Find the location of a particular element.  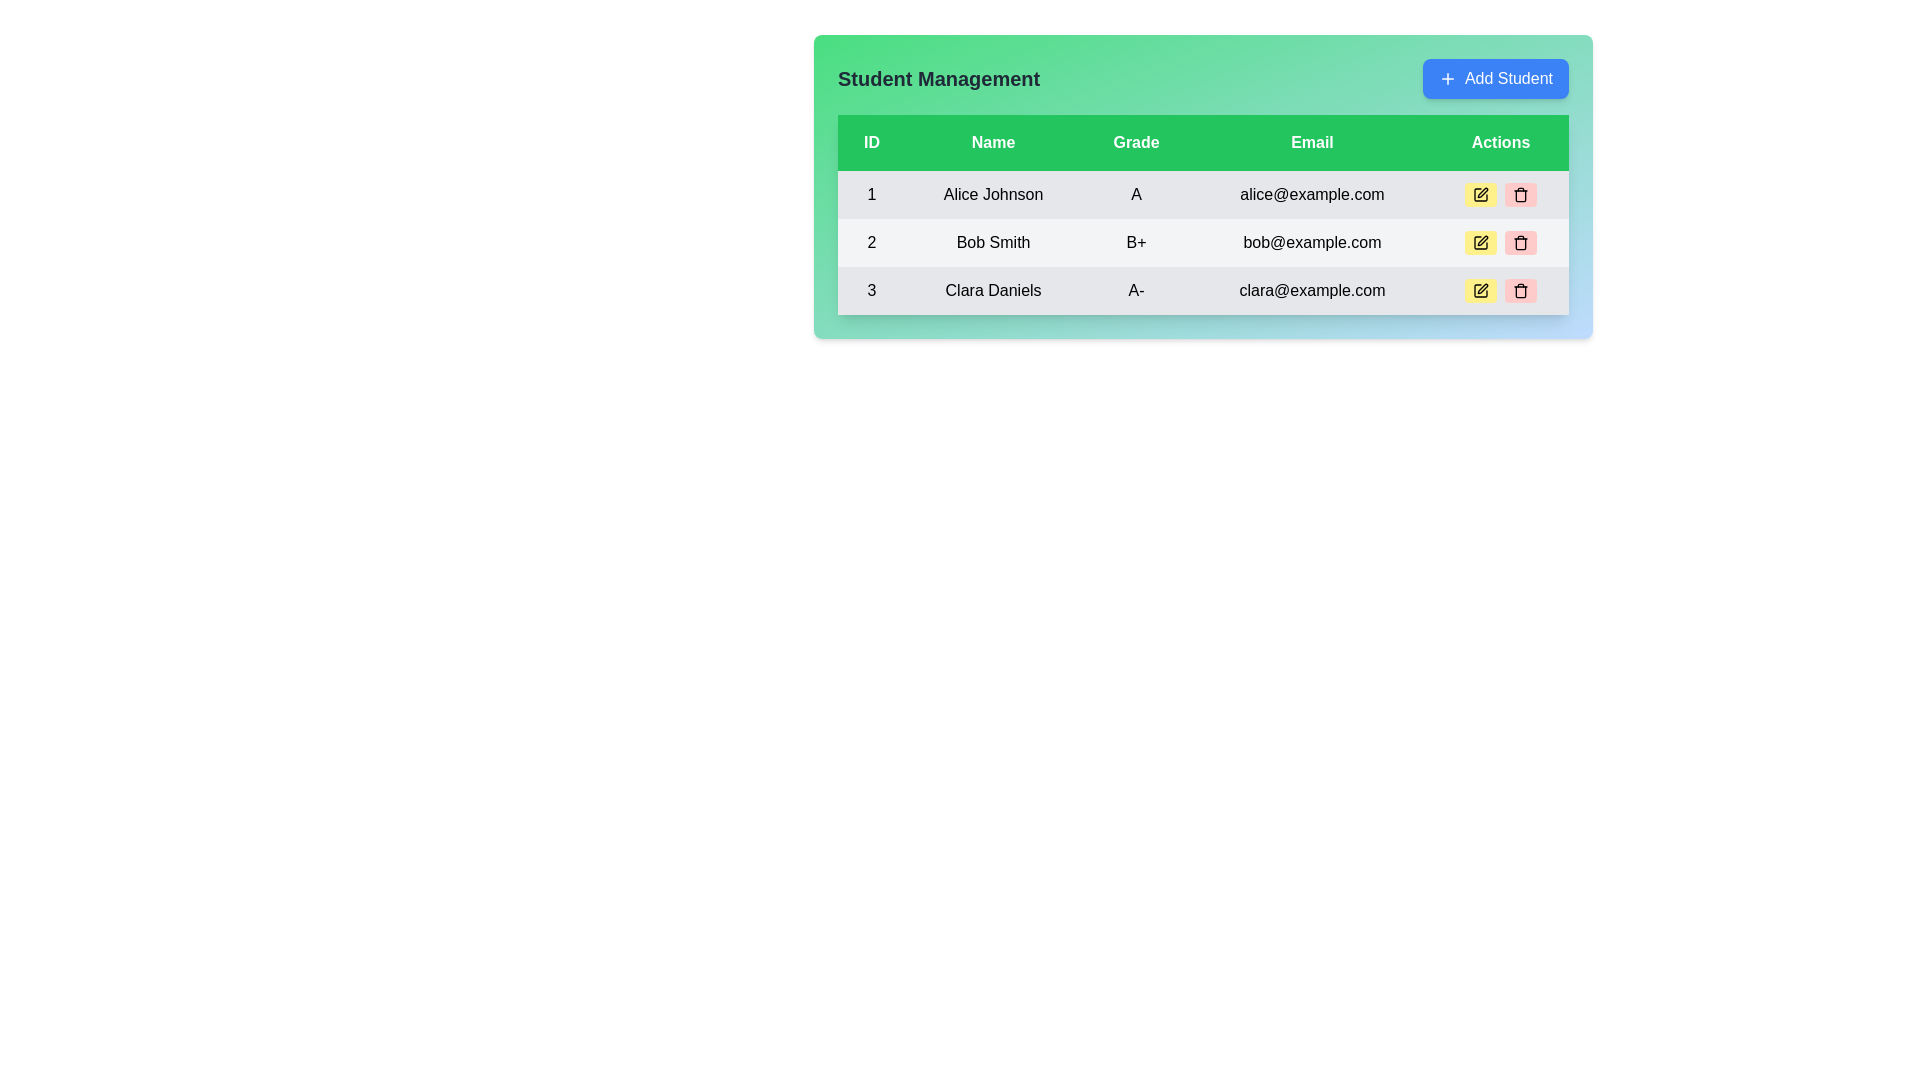

the 'Actions' text label located in the header row of the table component, which is the fifth column and positioned to the far-right, following the 'Email' column is located at coordinates (1501, 141).